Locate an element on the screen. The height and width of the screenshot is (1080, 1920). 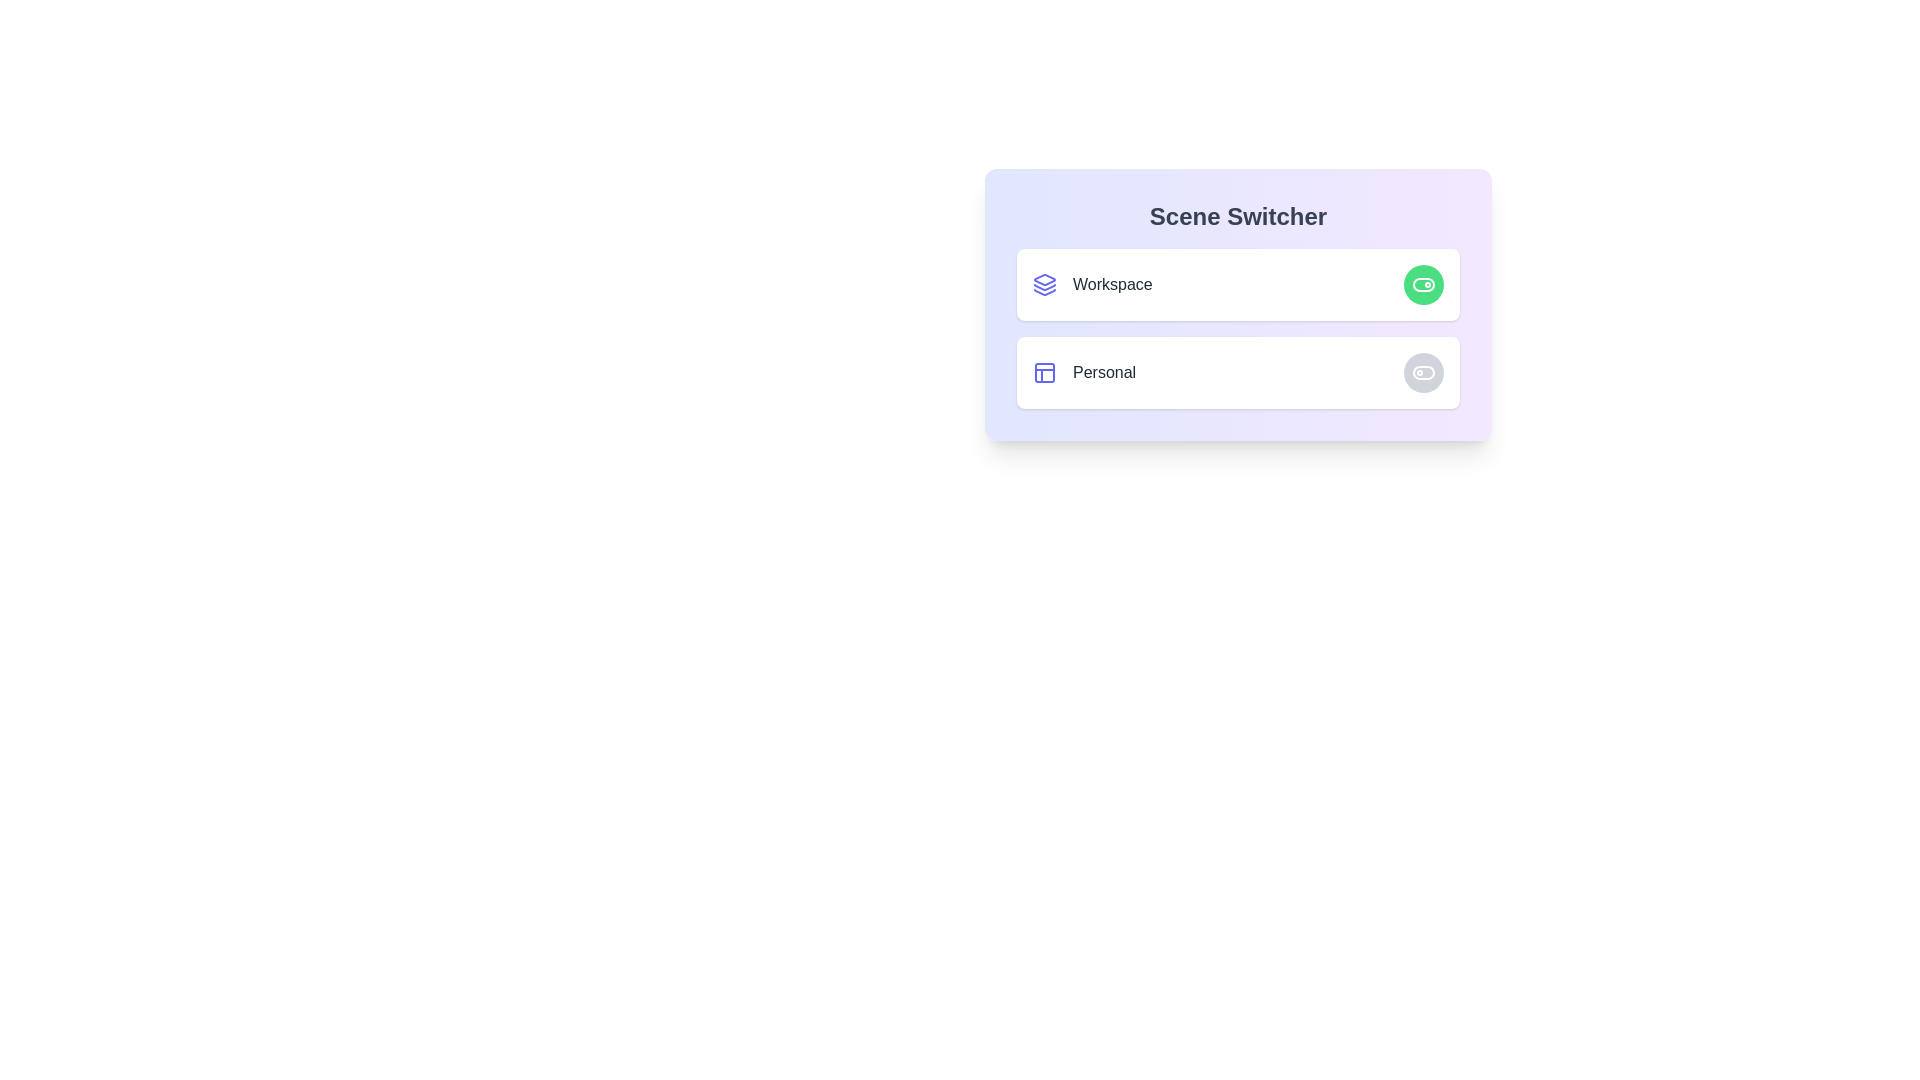
the 'Personal' card located beneath the 'Workspace' card in the 'Scene Switcher' section is located at coordinates (1237, 373).